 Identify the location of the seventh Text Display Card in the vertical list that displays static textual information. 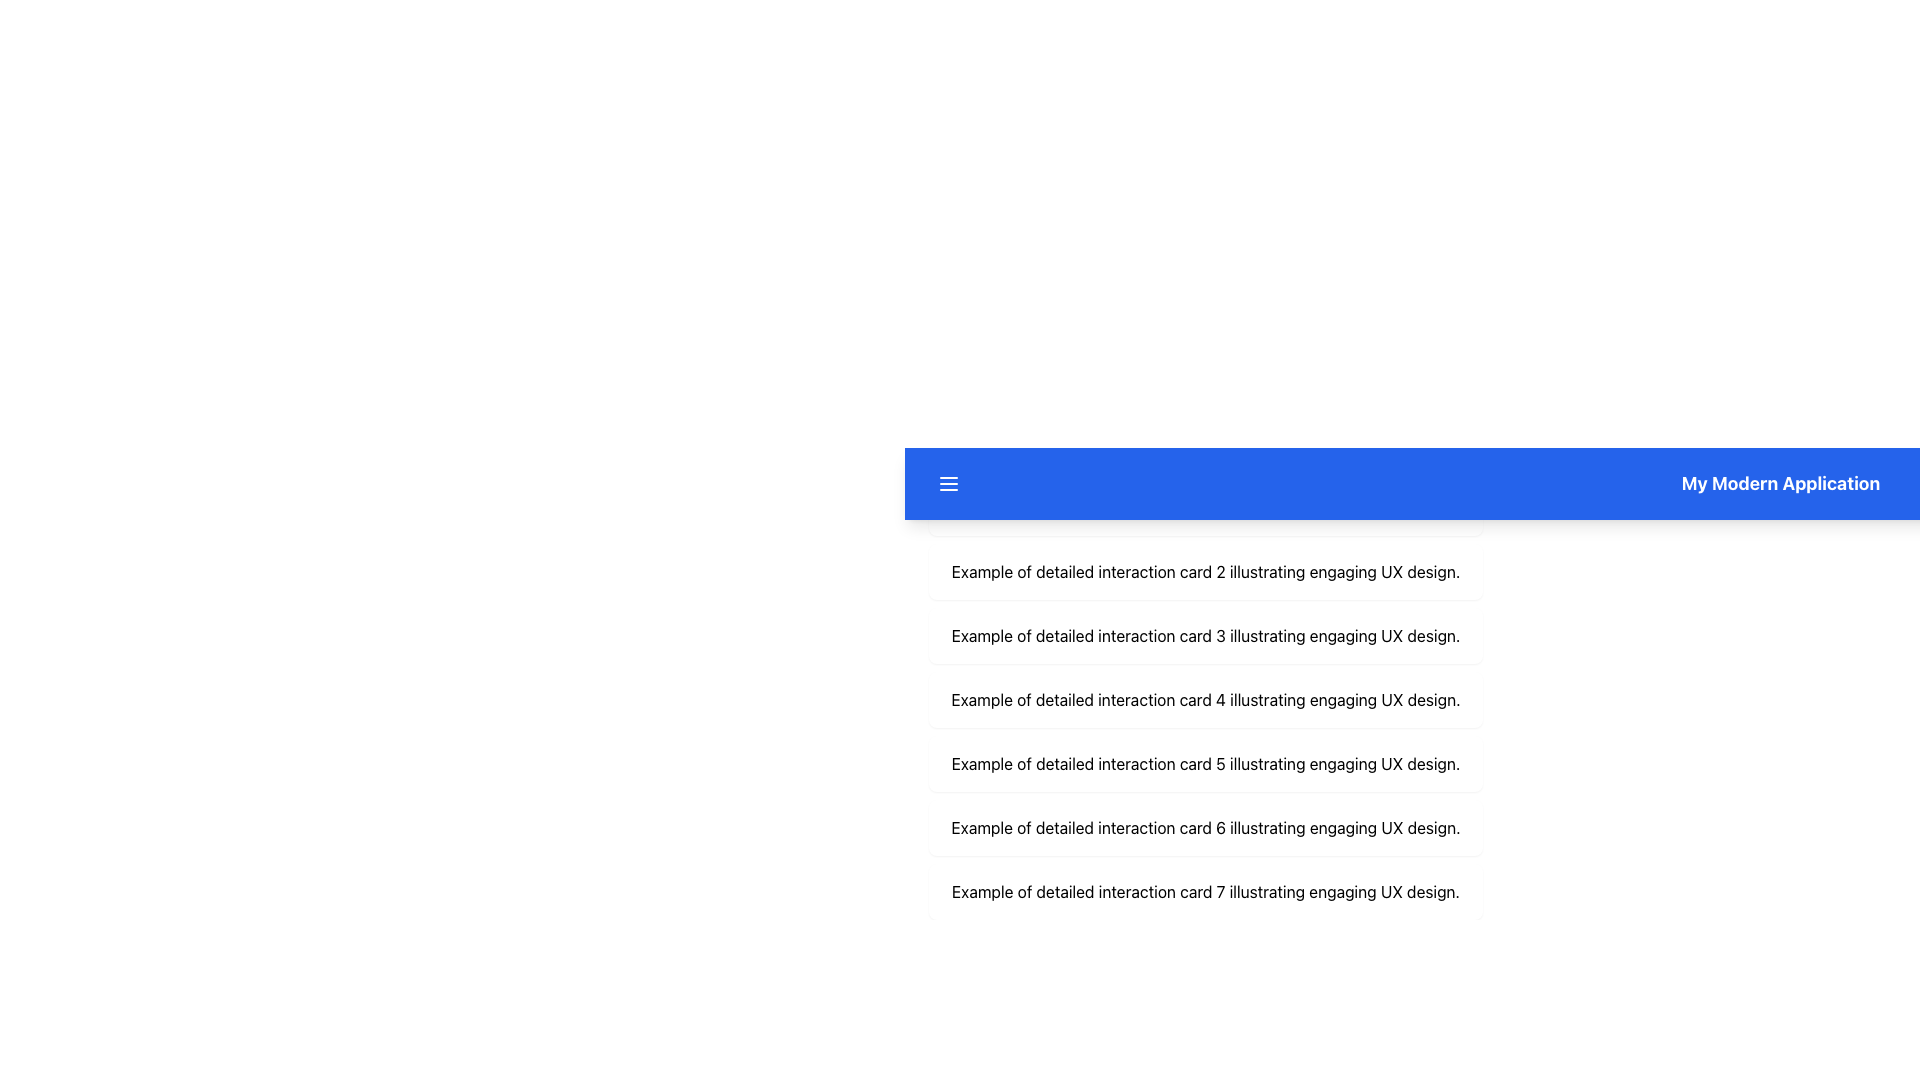
(1204, 890).